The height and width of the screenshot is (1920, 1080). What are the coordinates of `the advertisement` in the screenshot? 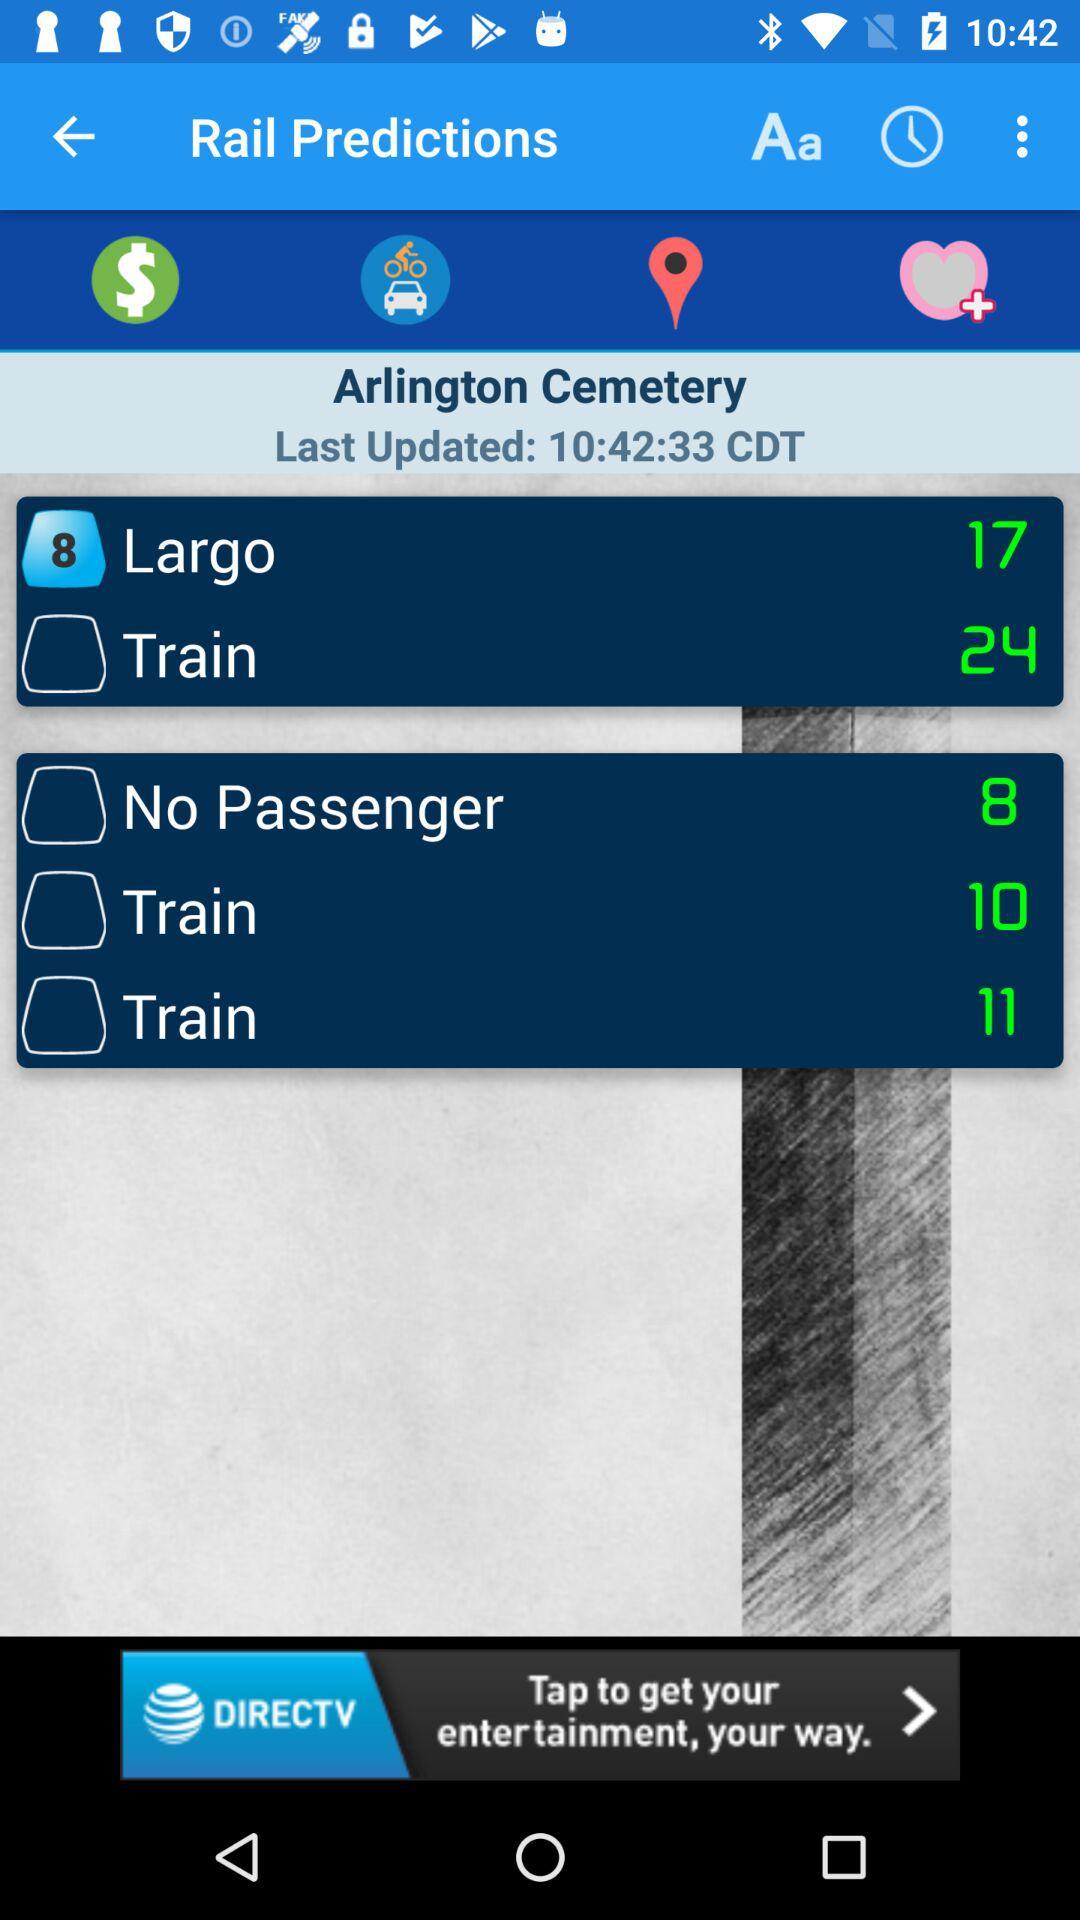 It's located at (540, 1713).